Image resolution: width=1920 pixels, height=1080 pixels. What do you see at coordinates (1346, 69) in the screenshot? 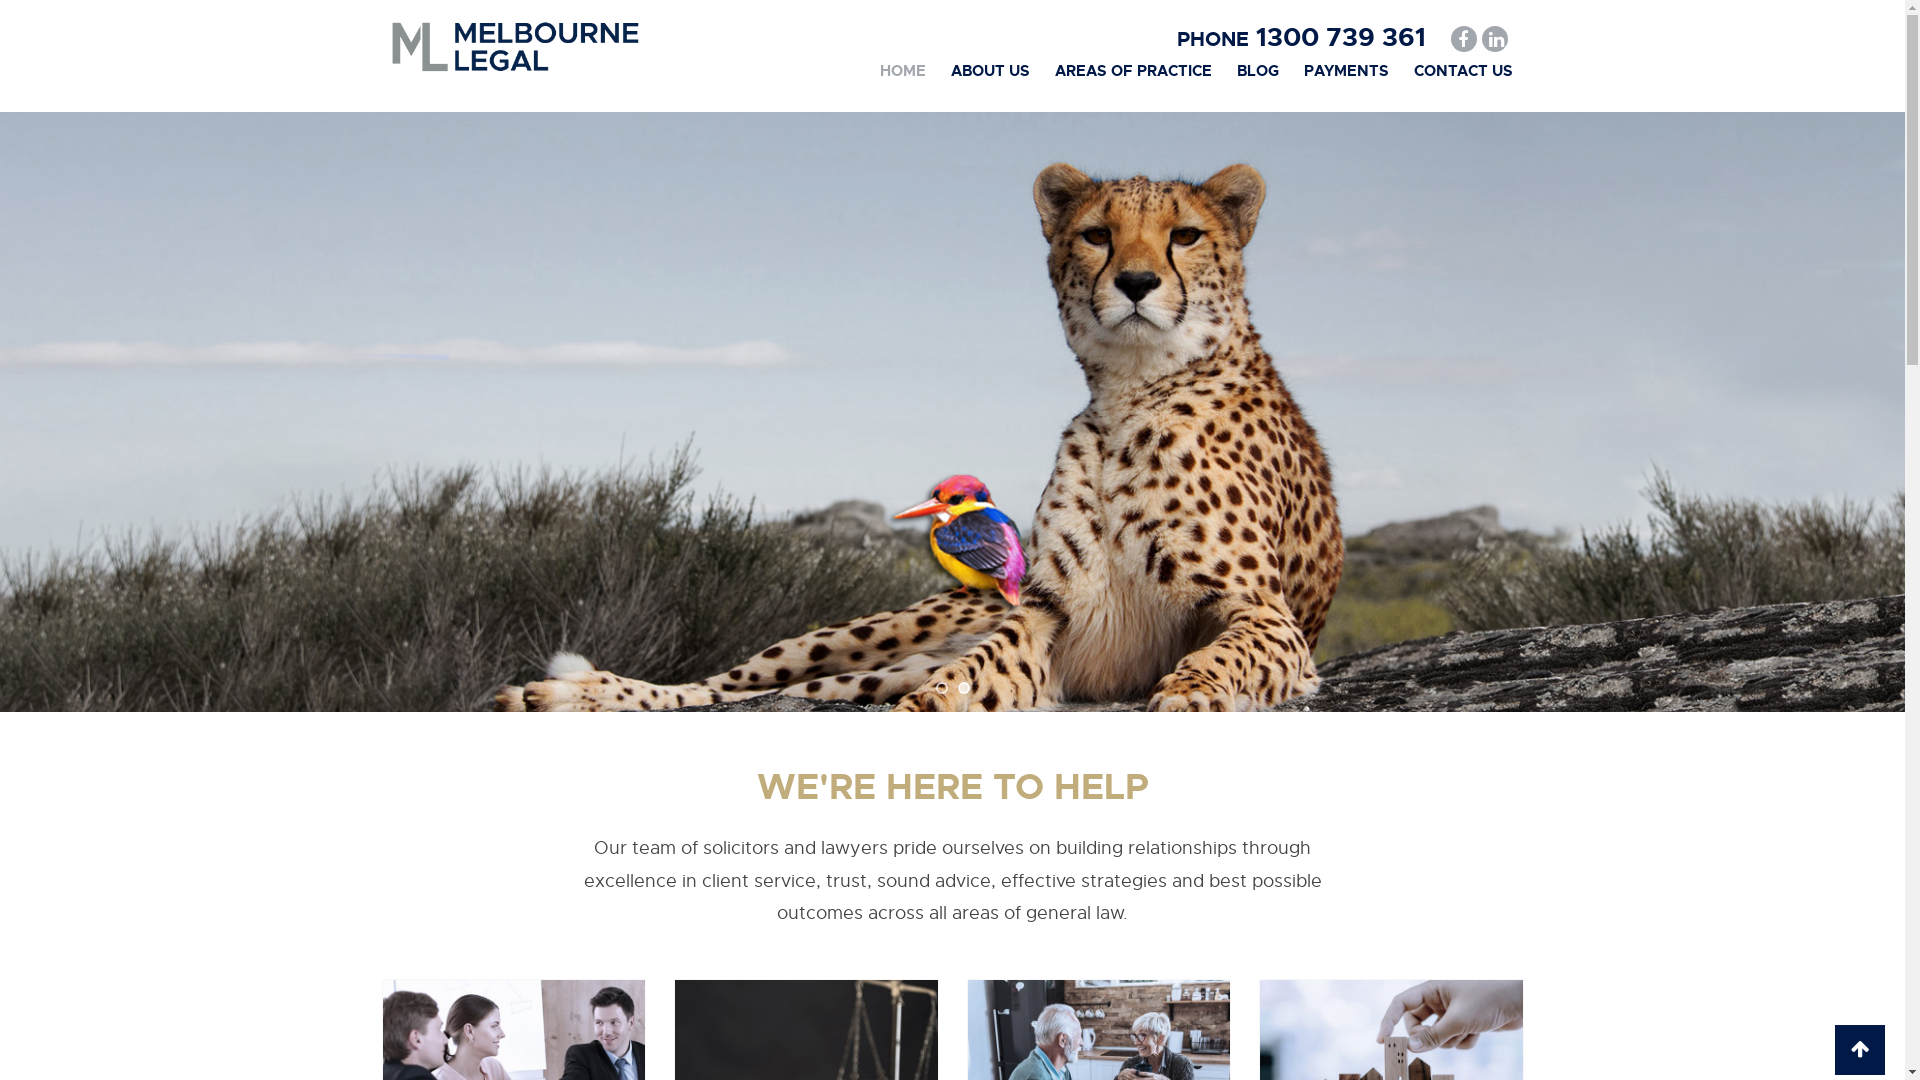
I see `'PAYMENTS'` at bounding box center [1346, 69].